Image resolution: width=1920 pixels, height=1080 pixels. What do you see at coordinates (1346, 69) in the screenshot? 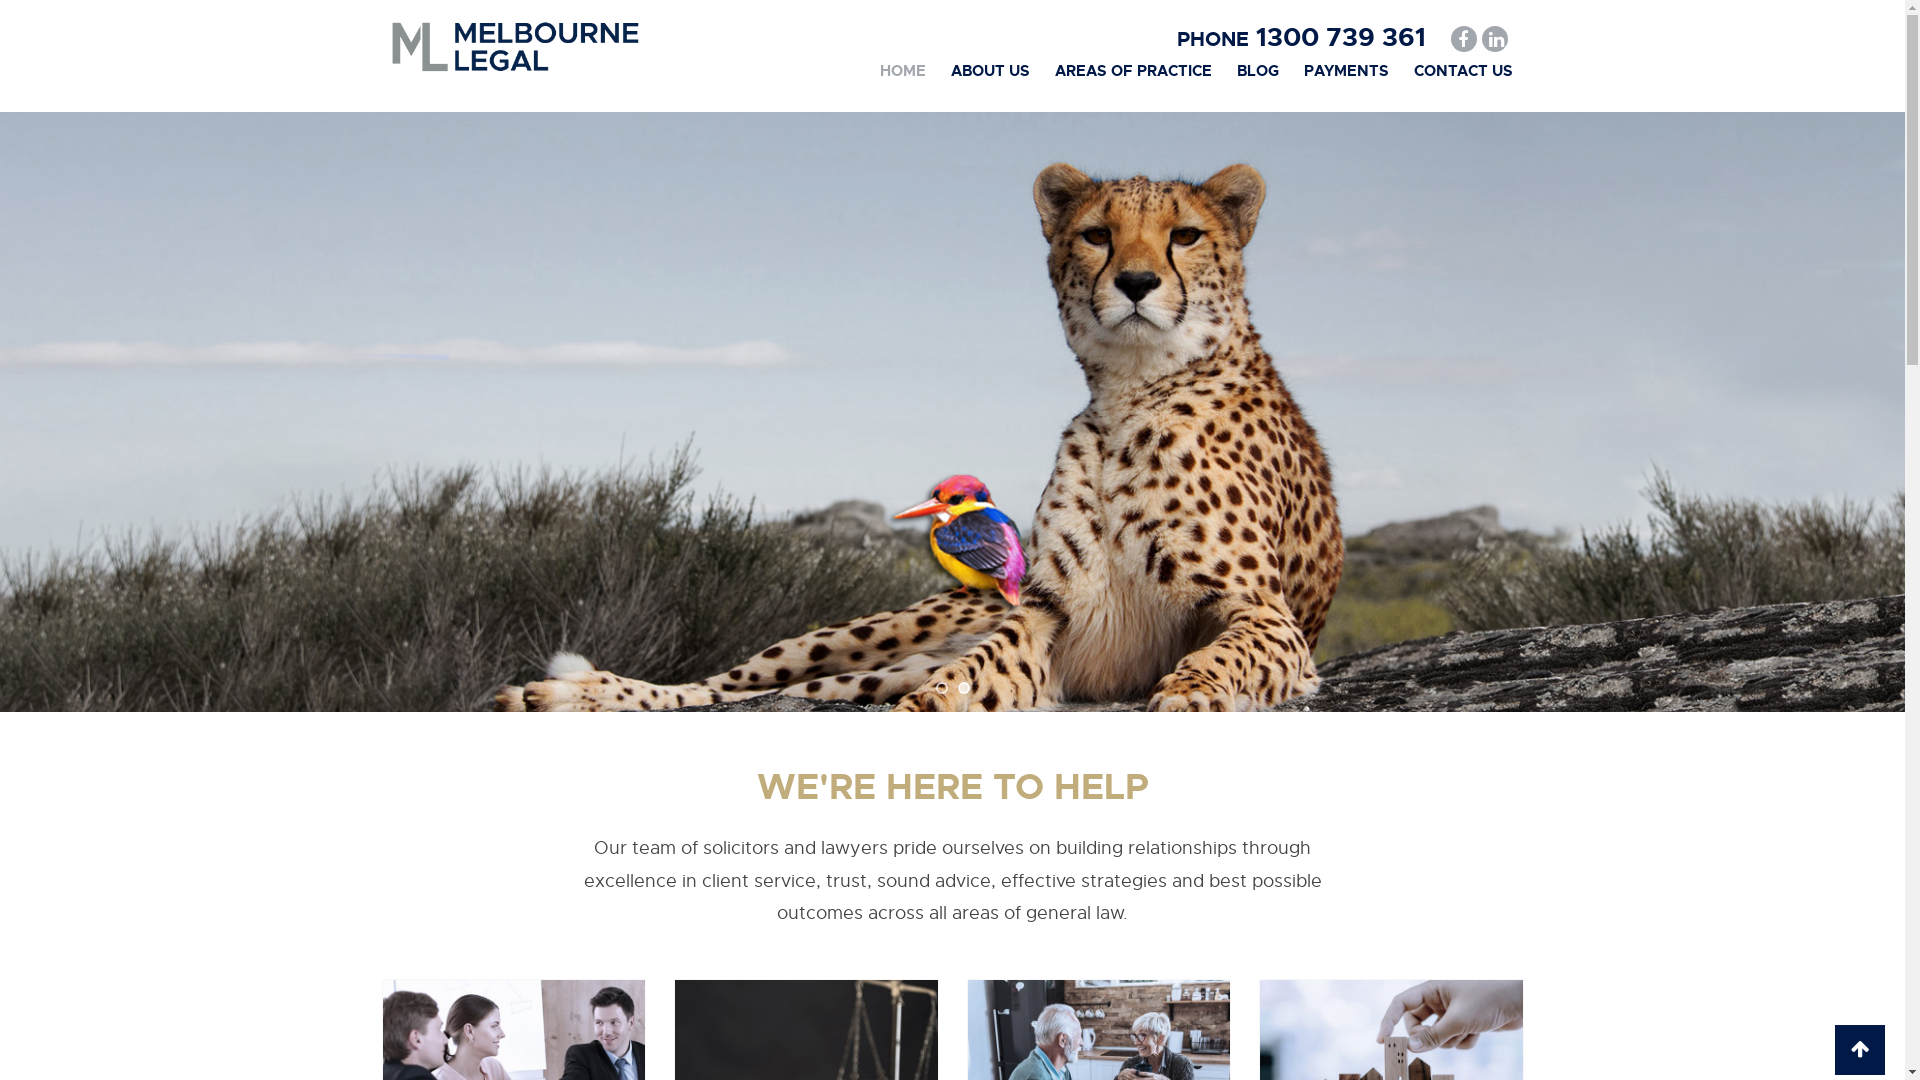
I see `'PAYMENTS'` at bounding box center [1346, 69].